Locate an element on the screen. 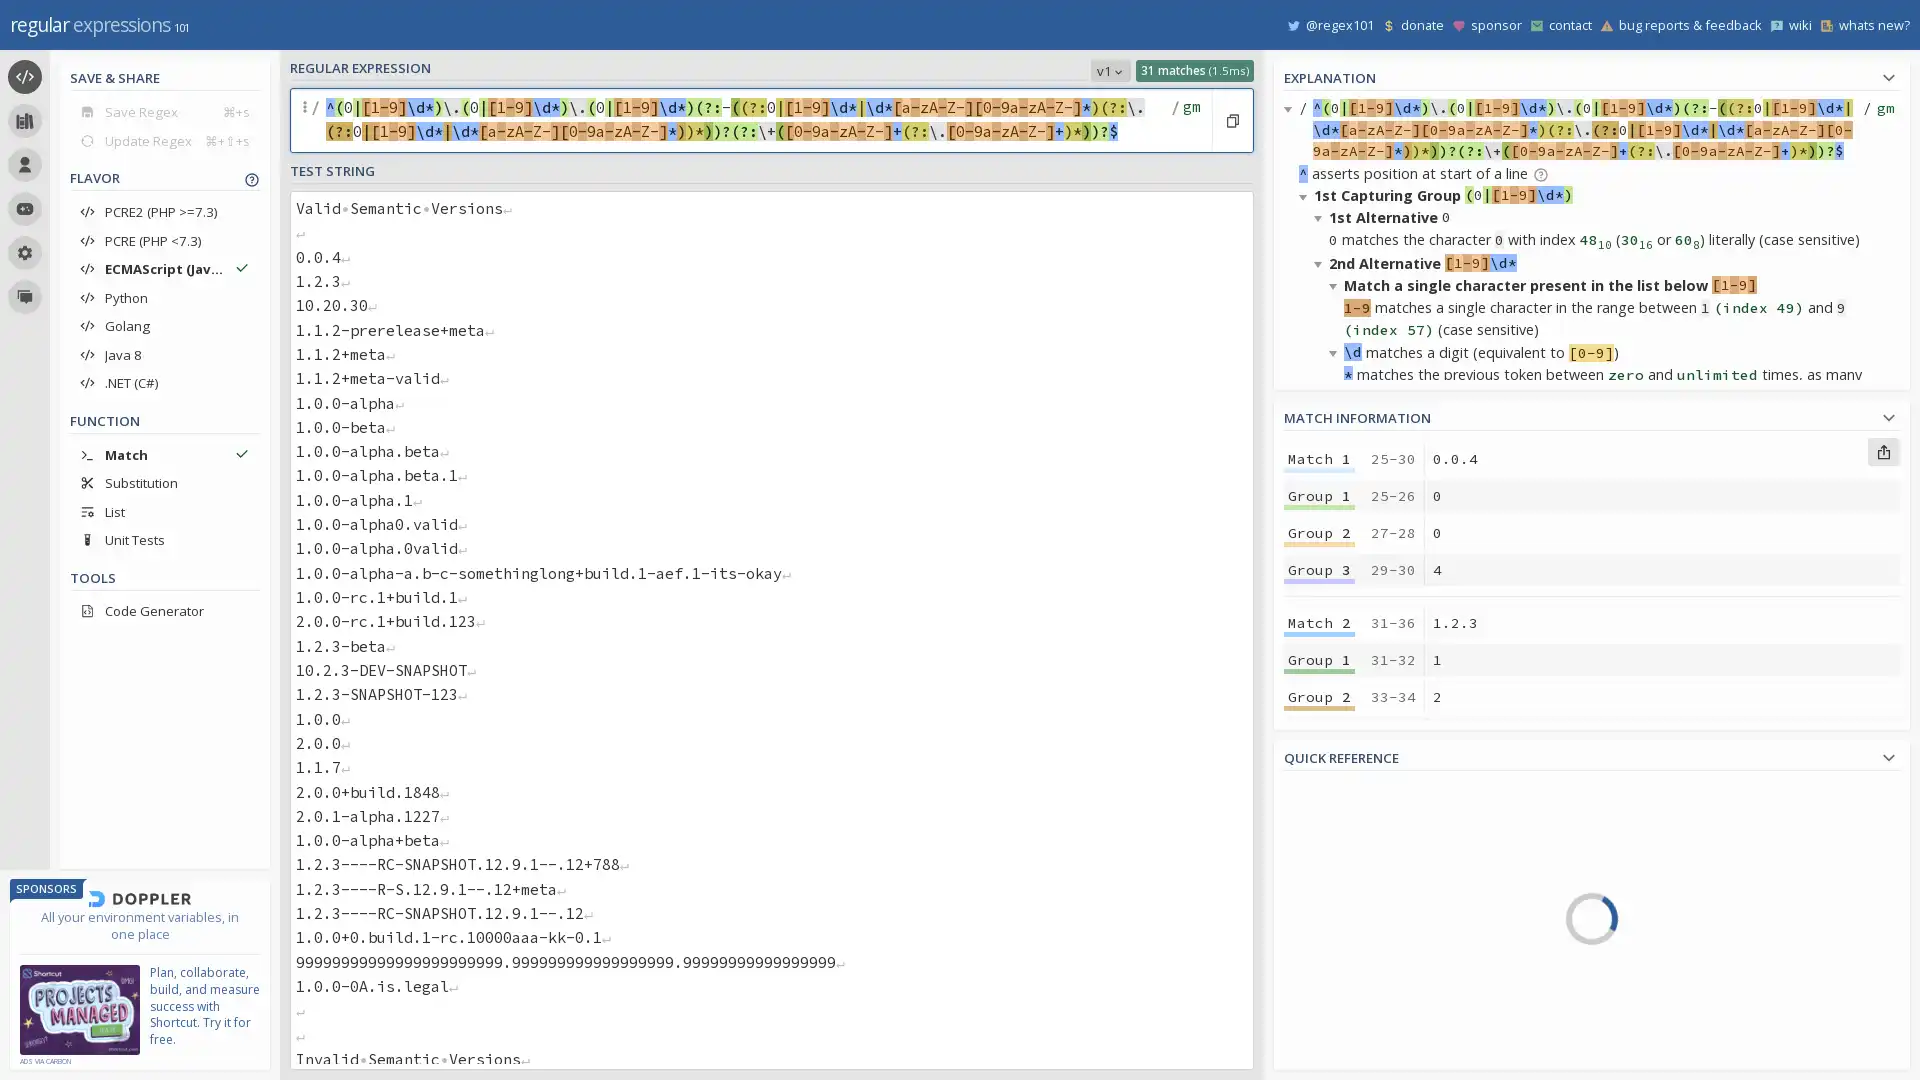 The height and width of the screenshot is (1080, 1920). Java 8 is located at coordinates (164, 353).